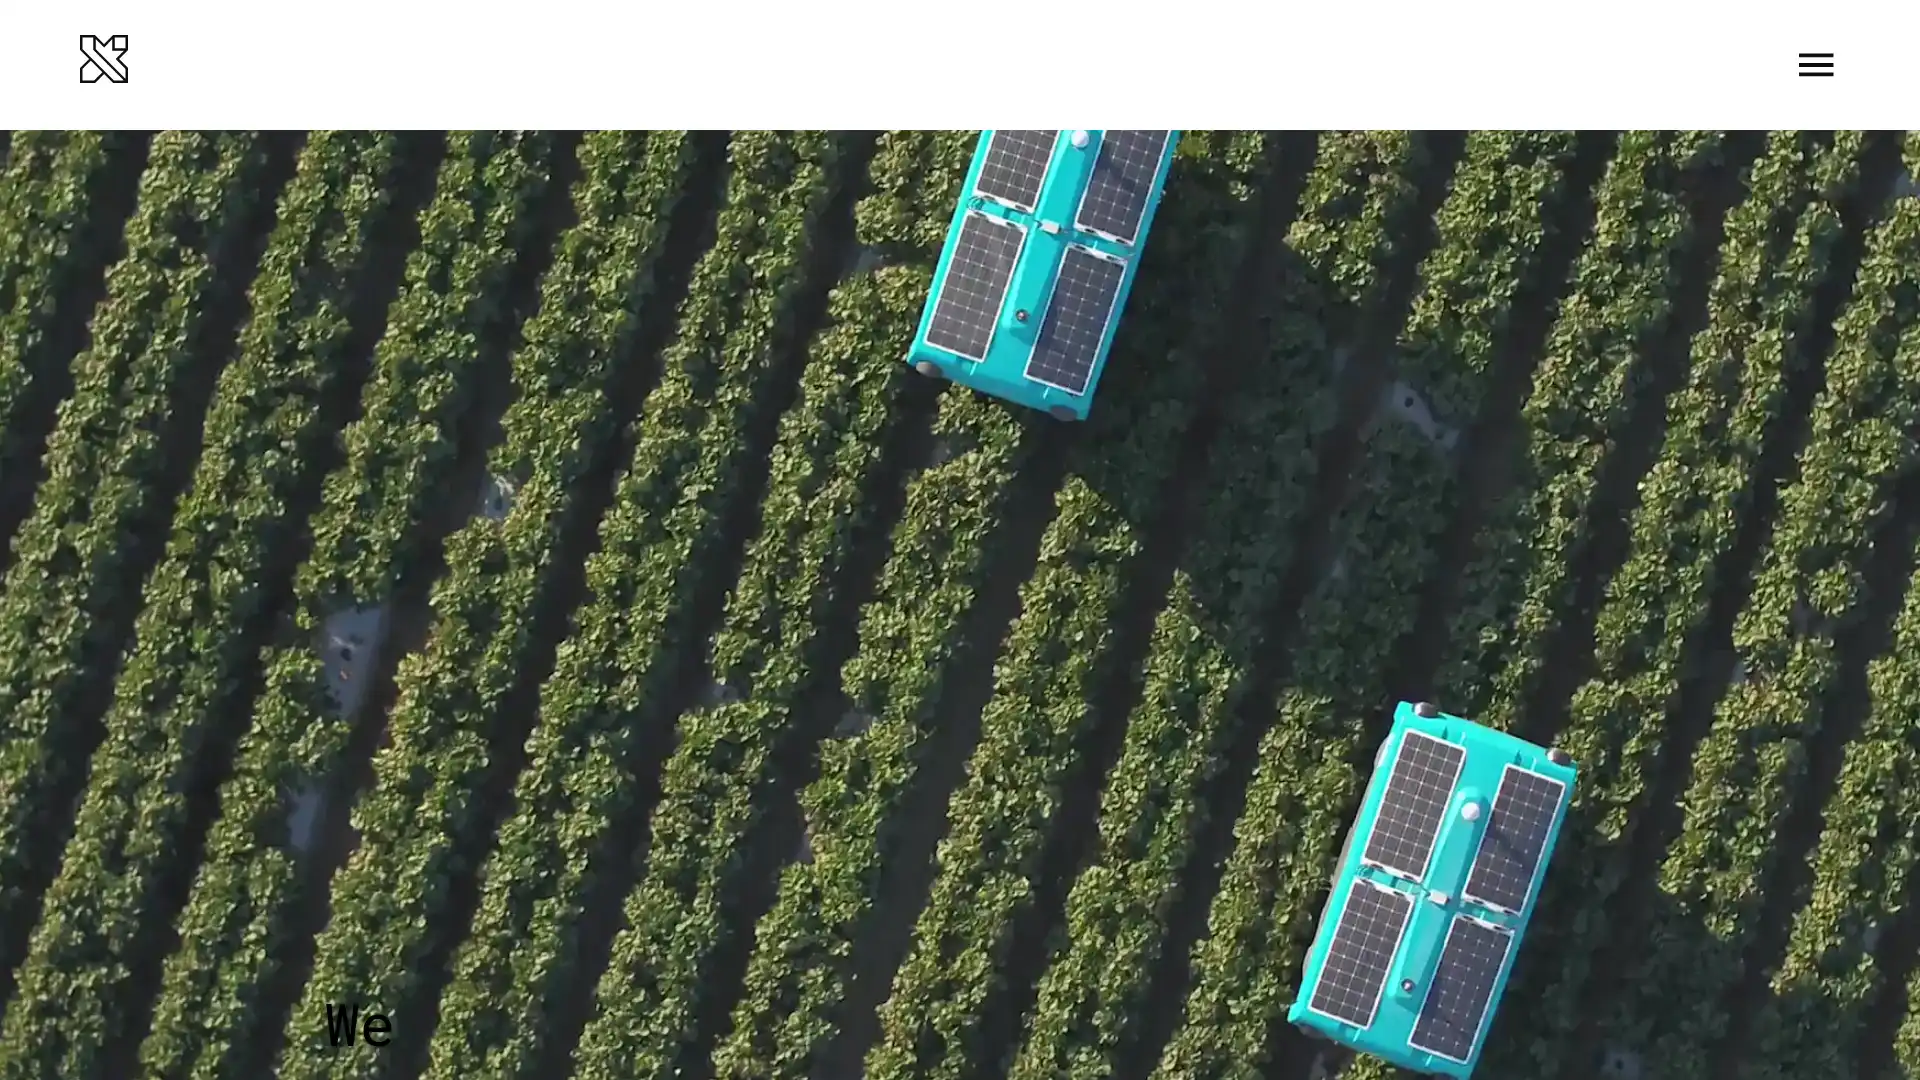 This screenshot has height=1080, width=1920. Describe the element at coordinates (905, 130) in the screenshot. I see `2020 Seeing underwater In 2020, X launches Tidal, a new project combining machine learning and an underwater camera system to help understand and protect our oceans ecosystems. They start with a small corner of the problem: partnering with fish farmers to help them run and grow their operations more sustainably. Ten years of learning Over the course of 10 years, X learns a lot about some of the processes and cultural habits that help systematize innovation. For our 10th anniversary, we share the Gimbal  our internal guide to invention and innovation  alongside other tips for unleashing radical creativity that anyone can put into practice.` at that location.